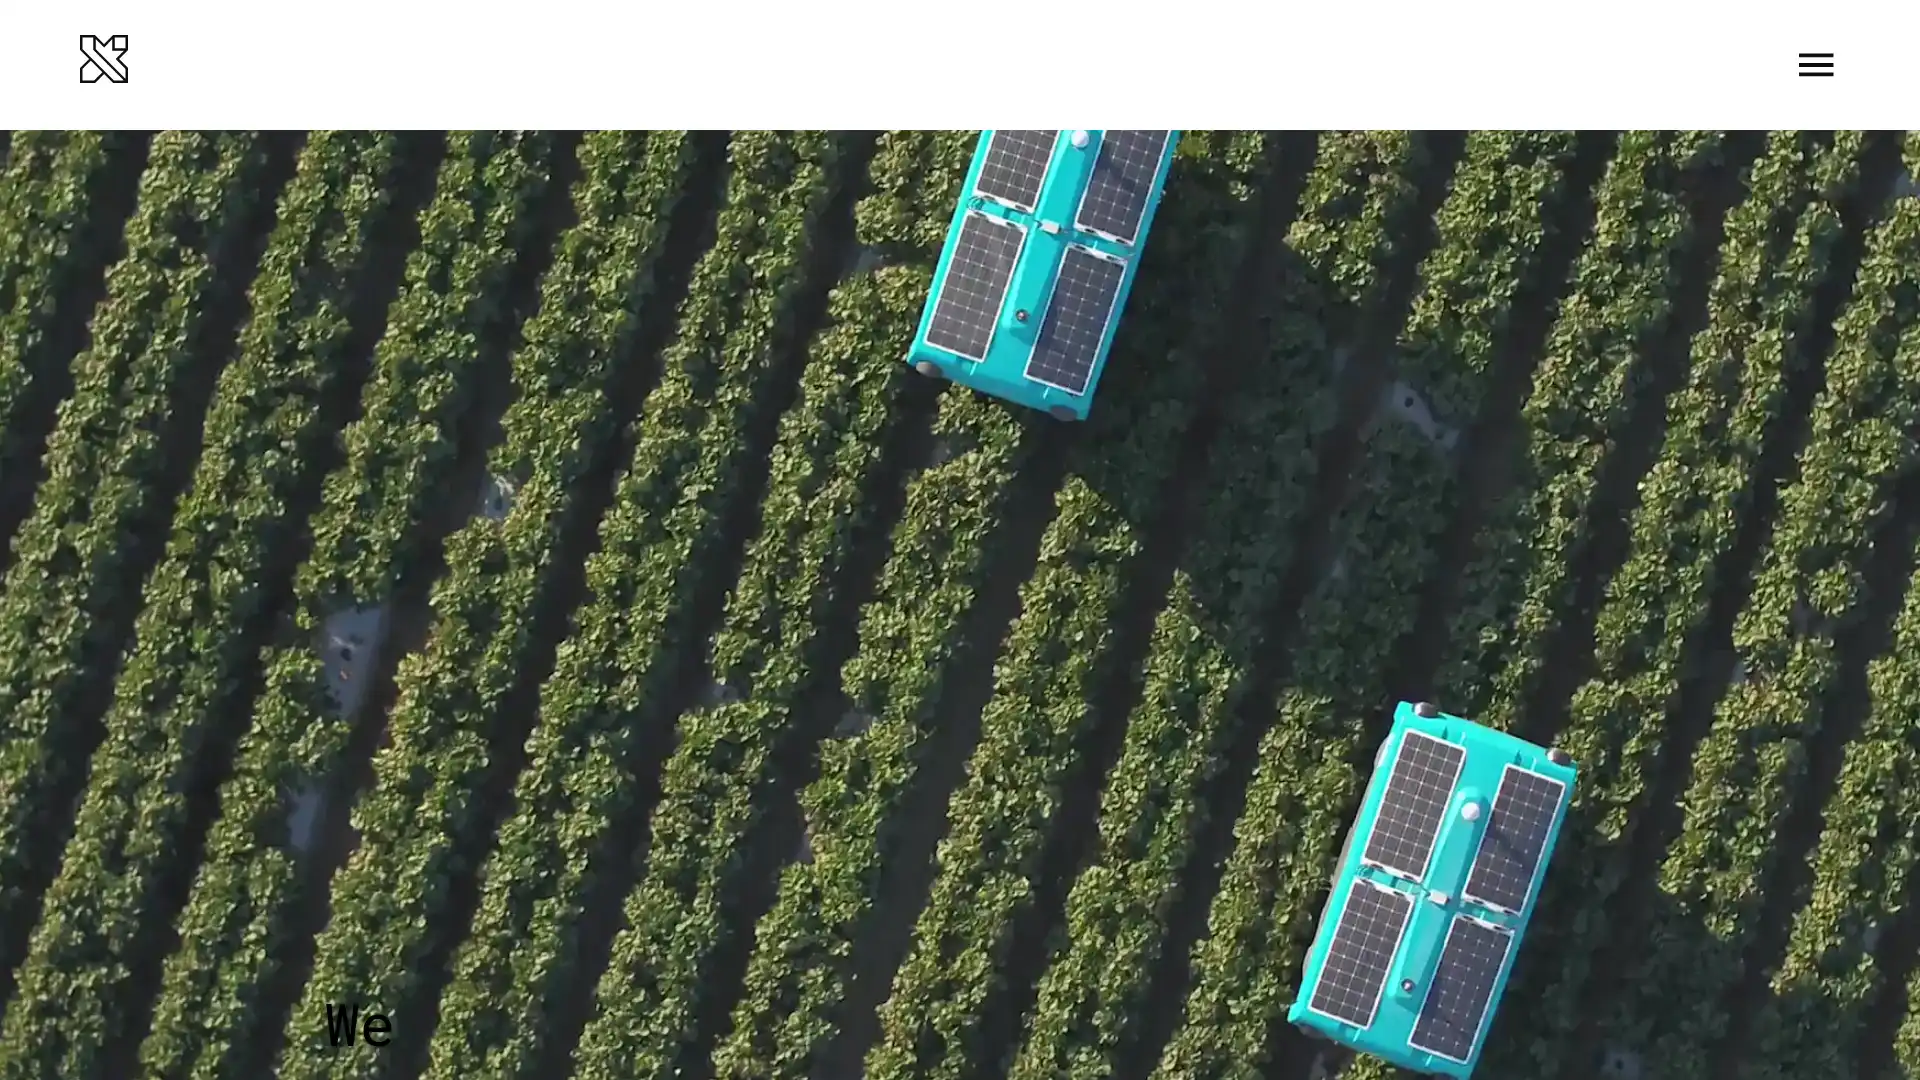 This screenshot has height=1080, width=1920. Describe the element at coordinates (905, 130) in the screenshot. I see `2020 Seeing underwater In 2020, X launches Tidal, a new project combining machine learning and an underwater camera system to help understand and protect our oceans ecosystems. They start with a small corner of the problem: partnering with fish farmers to help them run and grow their operations more sustainably. Ten years of learning Over the course of 10 years, X learns a lot about some of the processes and cultural habits that help systematize innovation. For our 10th anniversary, we share the Gimbal  our internal guide to invention and innovation  alongside other tips for unleashing radical creativity that anyone can put into practice.` at that location.